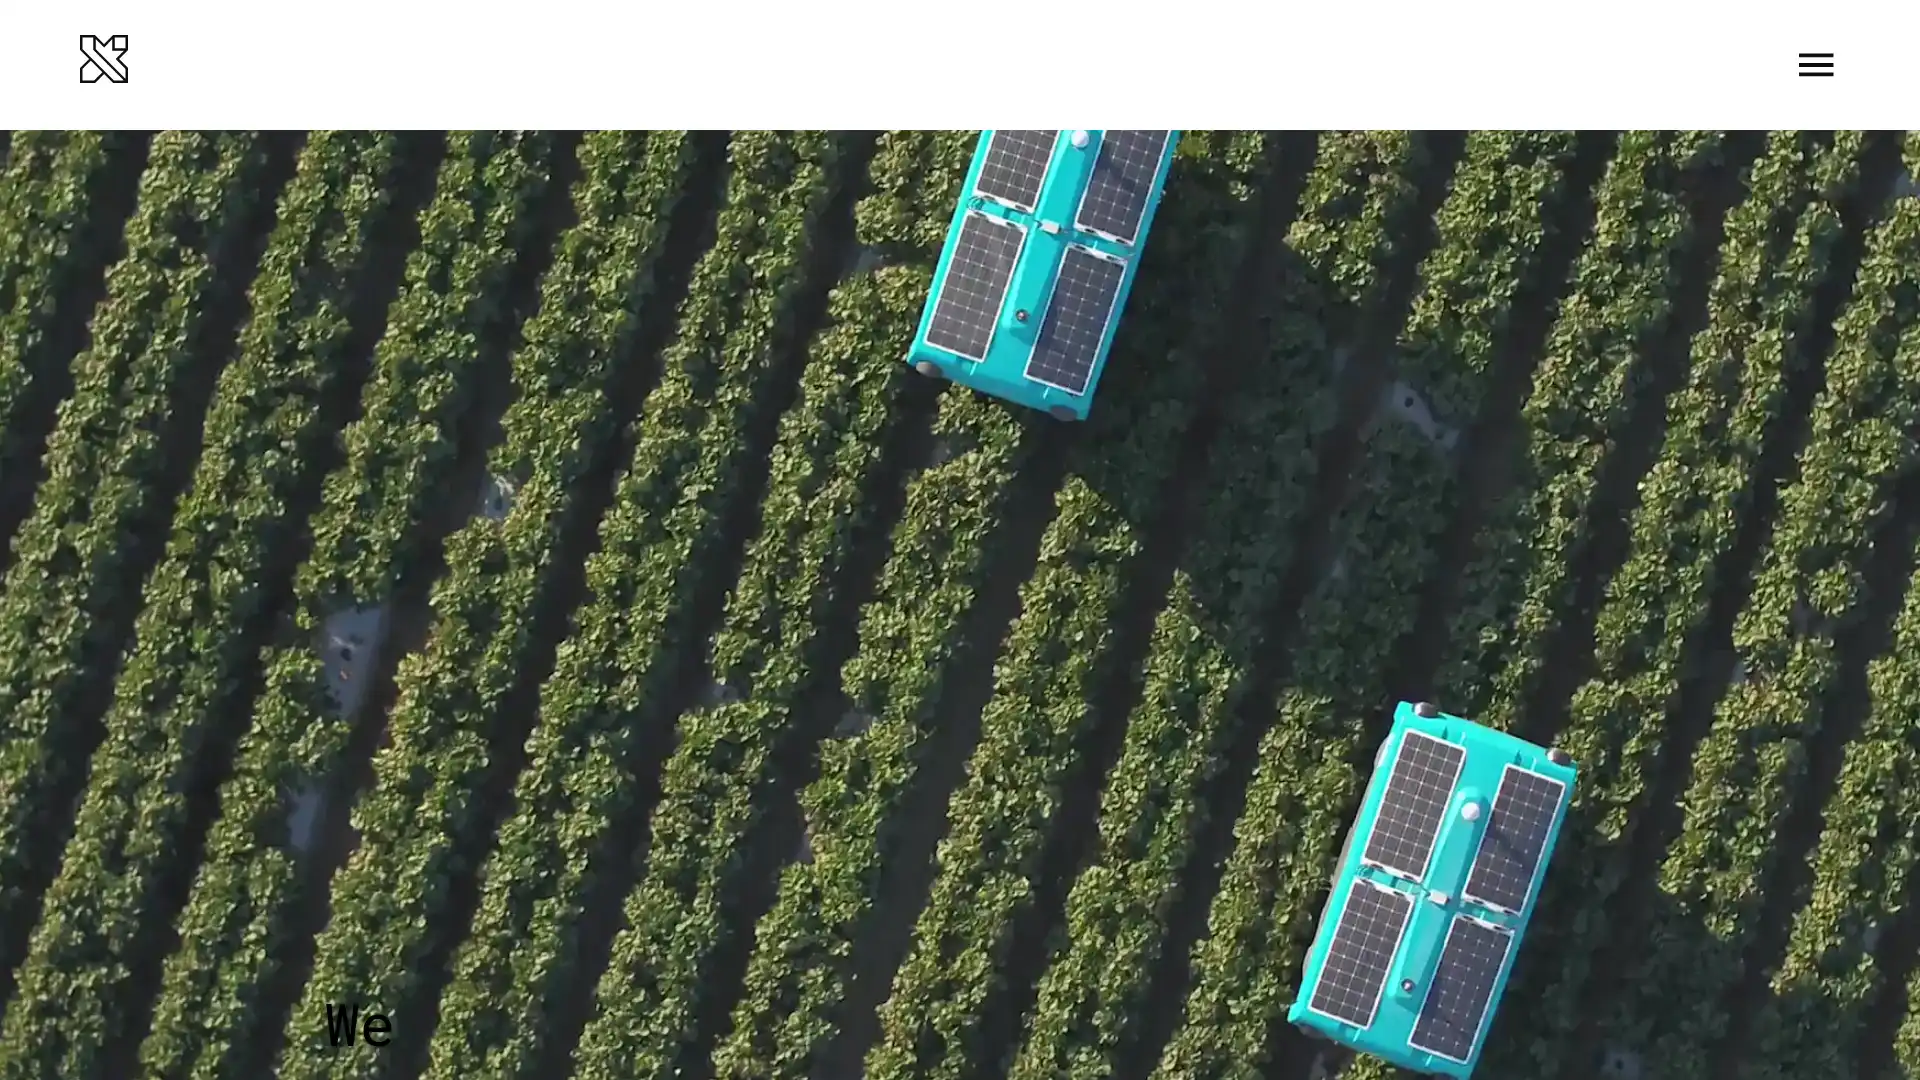 This screenshot has height=1080, width=1920. Describe the element at coordinates (905, 130) in the screenshot. I see `2020 Seeing underwater In 2020, X launches Tidal, a new project combining machine learning and an underwater camera system to help understand and protect our oceans ecosystems. They start with a small corner of the problem: partnering with fish farmers to help them run and grow their operations more sustainably. Ten years of learning Over the course of 10 years, X learns a lot about some of the processes and cultural habits that help systematize innovation. For our 10th anniversary, we share the Gimbal  our internal guide to invention and innovation  alongside other tips for unleashing radical creativity that anyone can put into practice.` at that location.